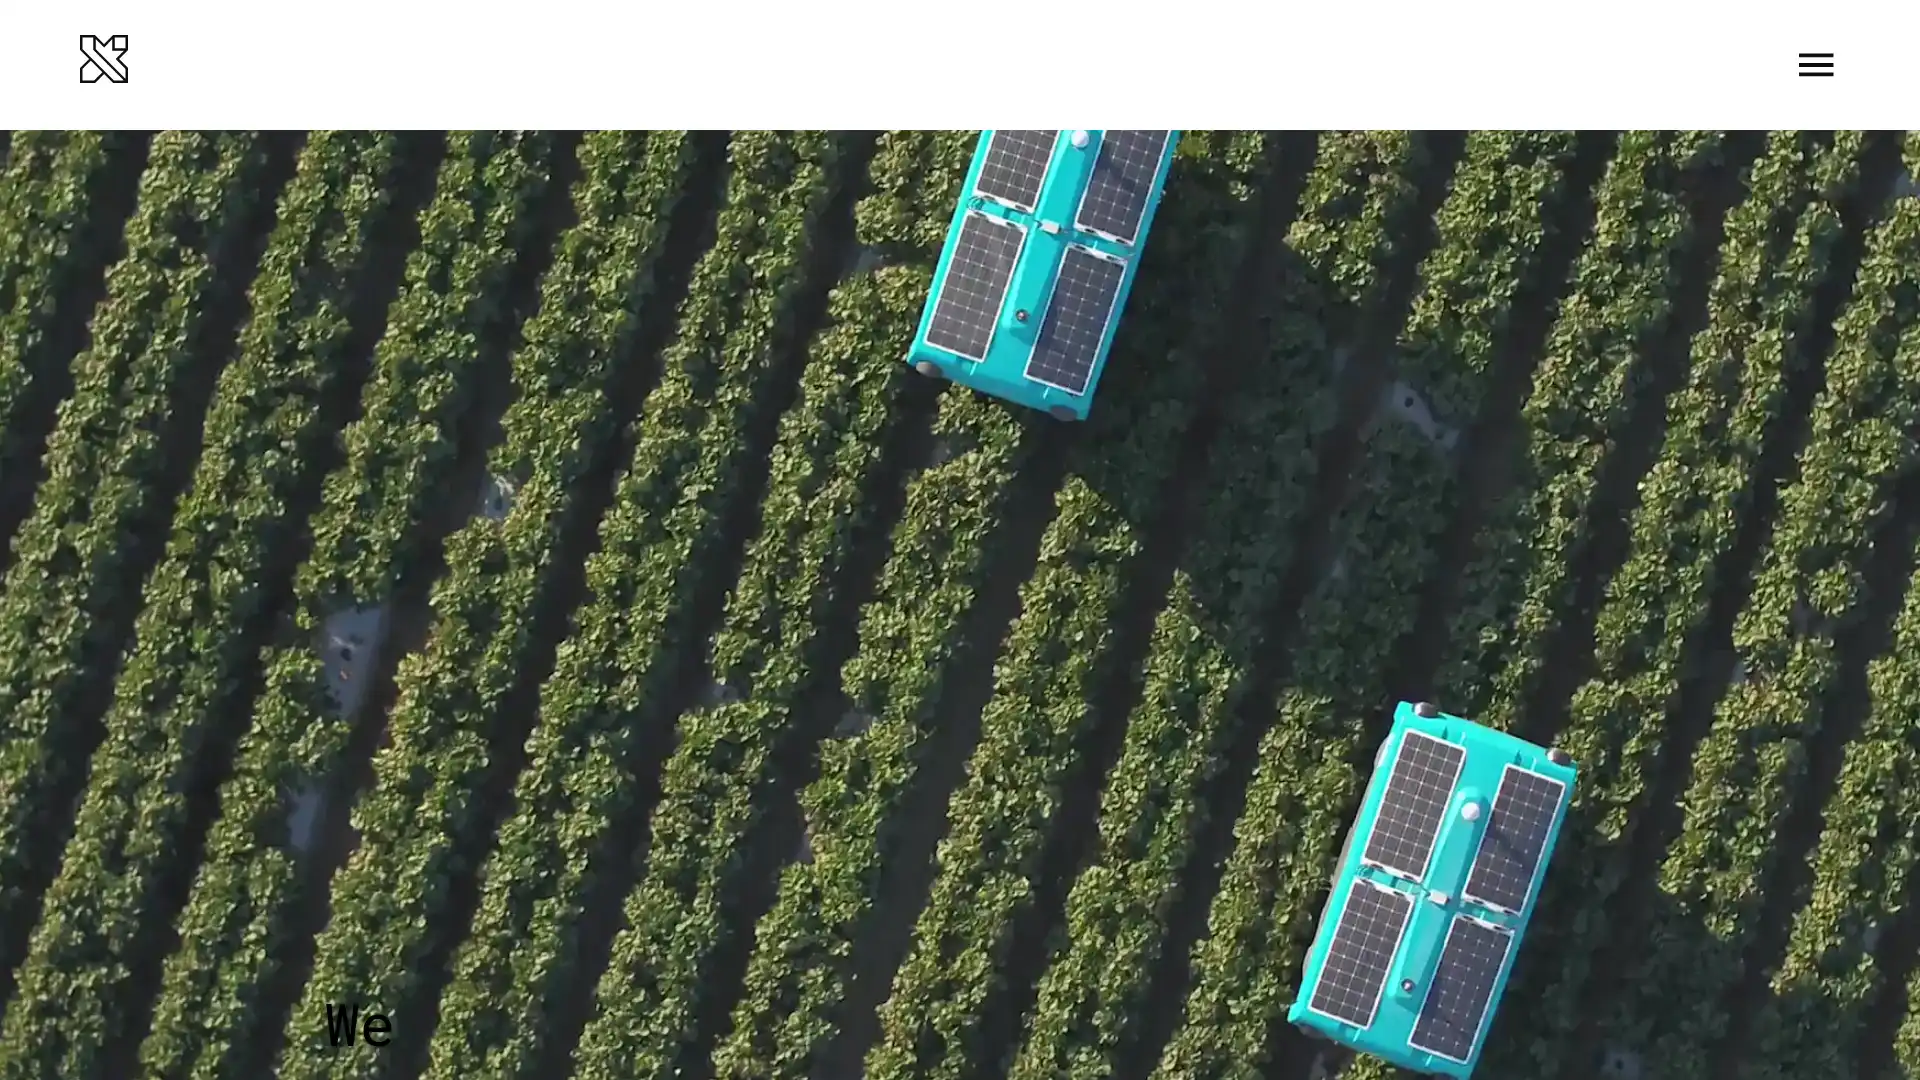 This screenshot has height=1080, width=1920. Describe the element at coordinates (905, 130) in the screenshot. I see `2020 Seeing underwater In 2020, X launches Tidal, a new project combining machine learning and an underwater camera system to help understand and protect our oceans ecosystems. They start with a small corner of the problem: partnering with fish farmers to help them run and grow their operations more sustainably. Ten years of learning Over the course of 10 years, X learns a lot about some of the processes and cultural habits that help systematize innovation. For our 10th anniversary, we share the Gimbal  our internal guide to invention and innovation  alongside other tips for unleashing radical creativity that anyone can put into practice.` at that location.